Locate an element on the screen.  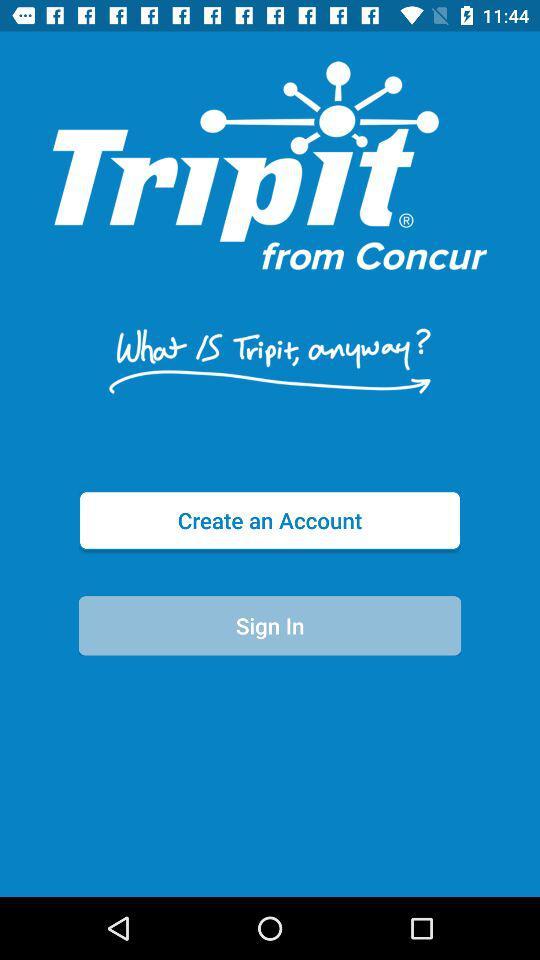
the create an account is located at coordinates (270, 519).